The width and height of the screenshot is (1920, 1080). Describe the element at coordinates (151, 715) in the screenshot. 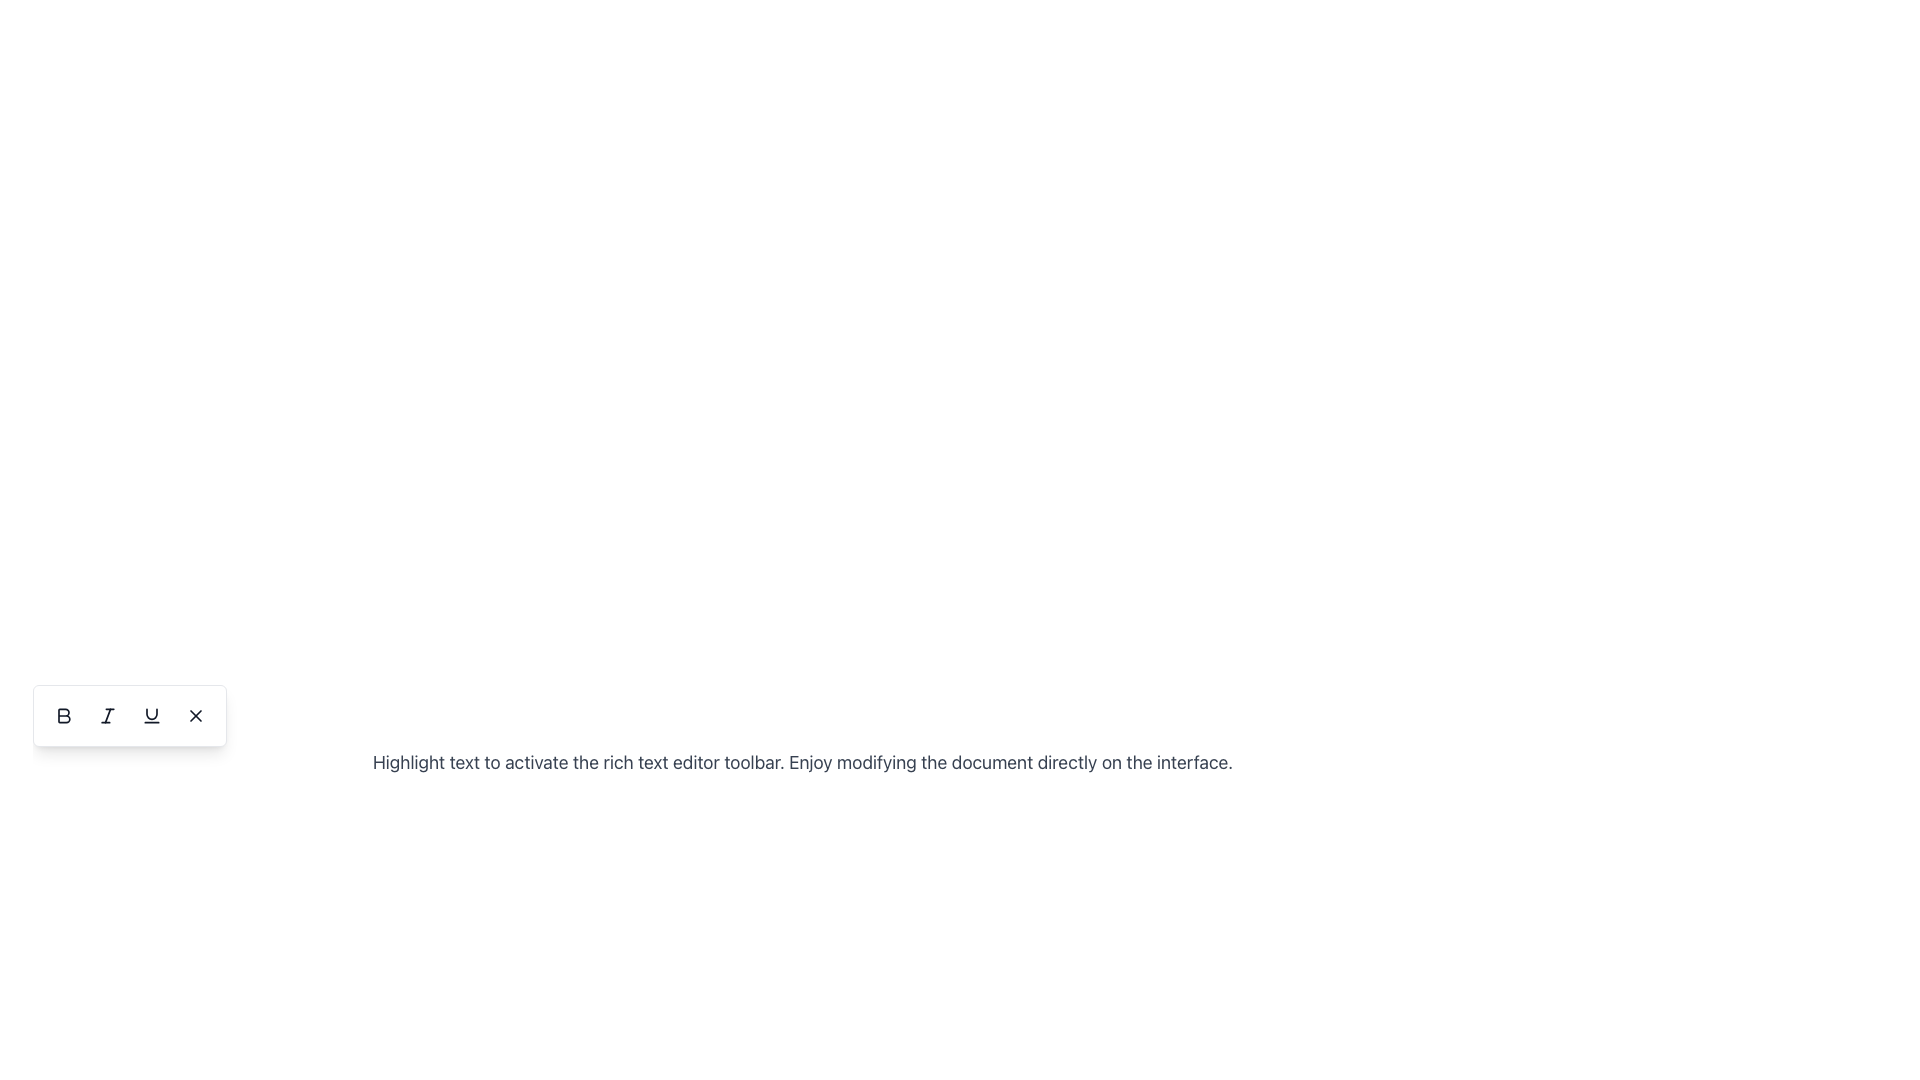

I see `the underline text formatting button located at the bottom center of the floating toolbar, which is the third item from the left` at that location.